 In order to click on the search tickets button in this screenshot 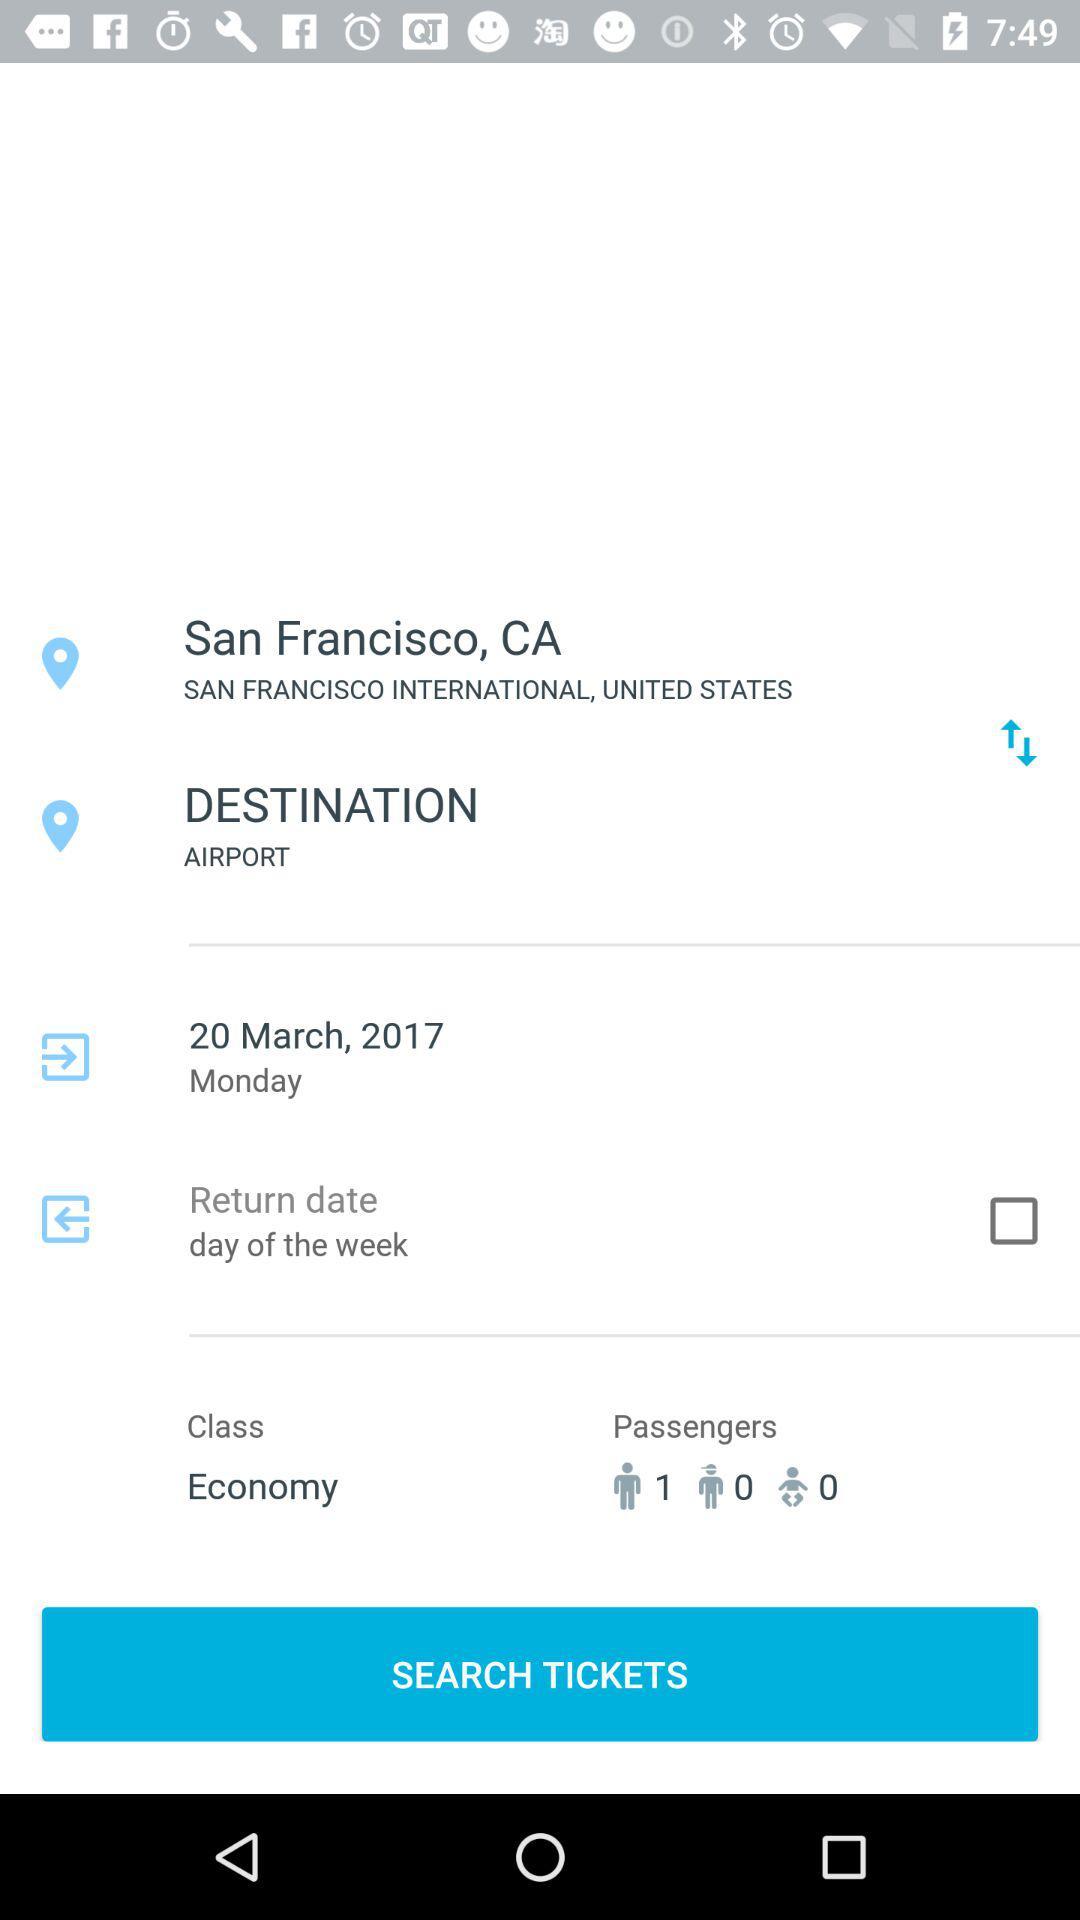, I will do `click(540, 1674)`.